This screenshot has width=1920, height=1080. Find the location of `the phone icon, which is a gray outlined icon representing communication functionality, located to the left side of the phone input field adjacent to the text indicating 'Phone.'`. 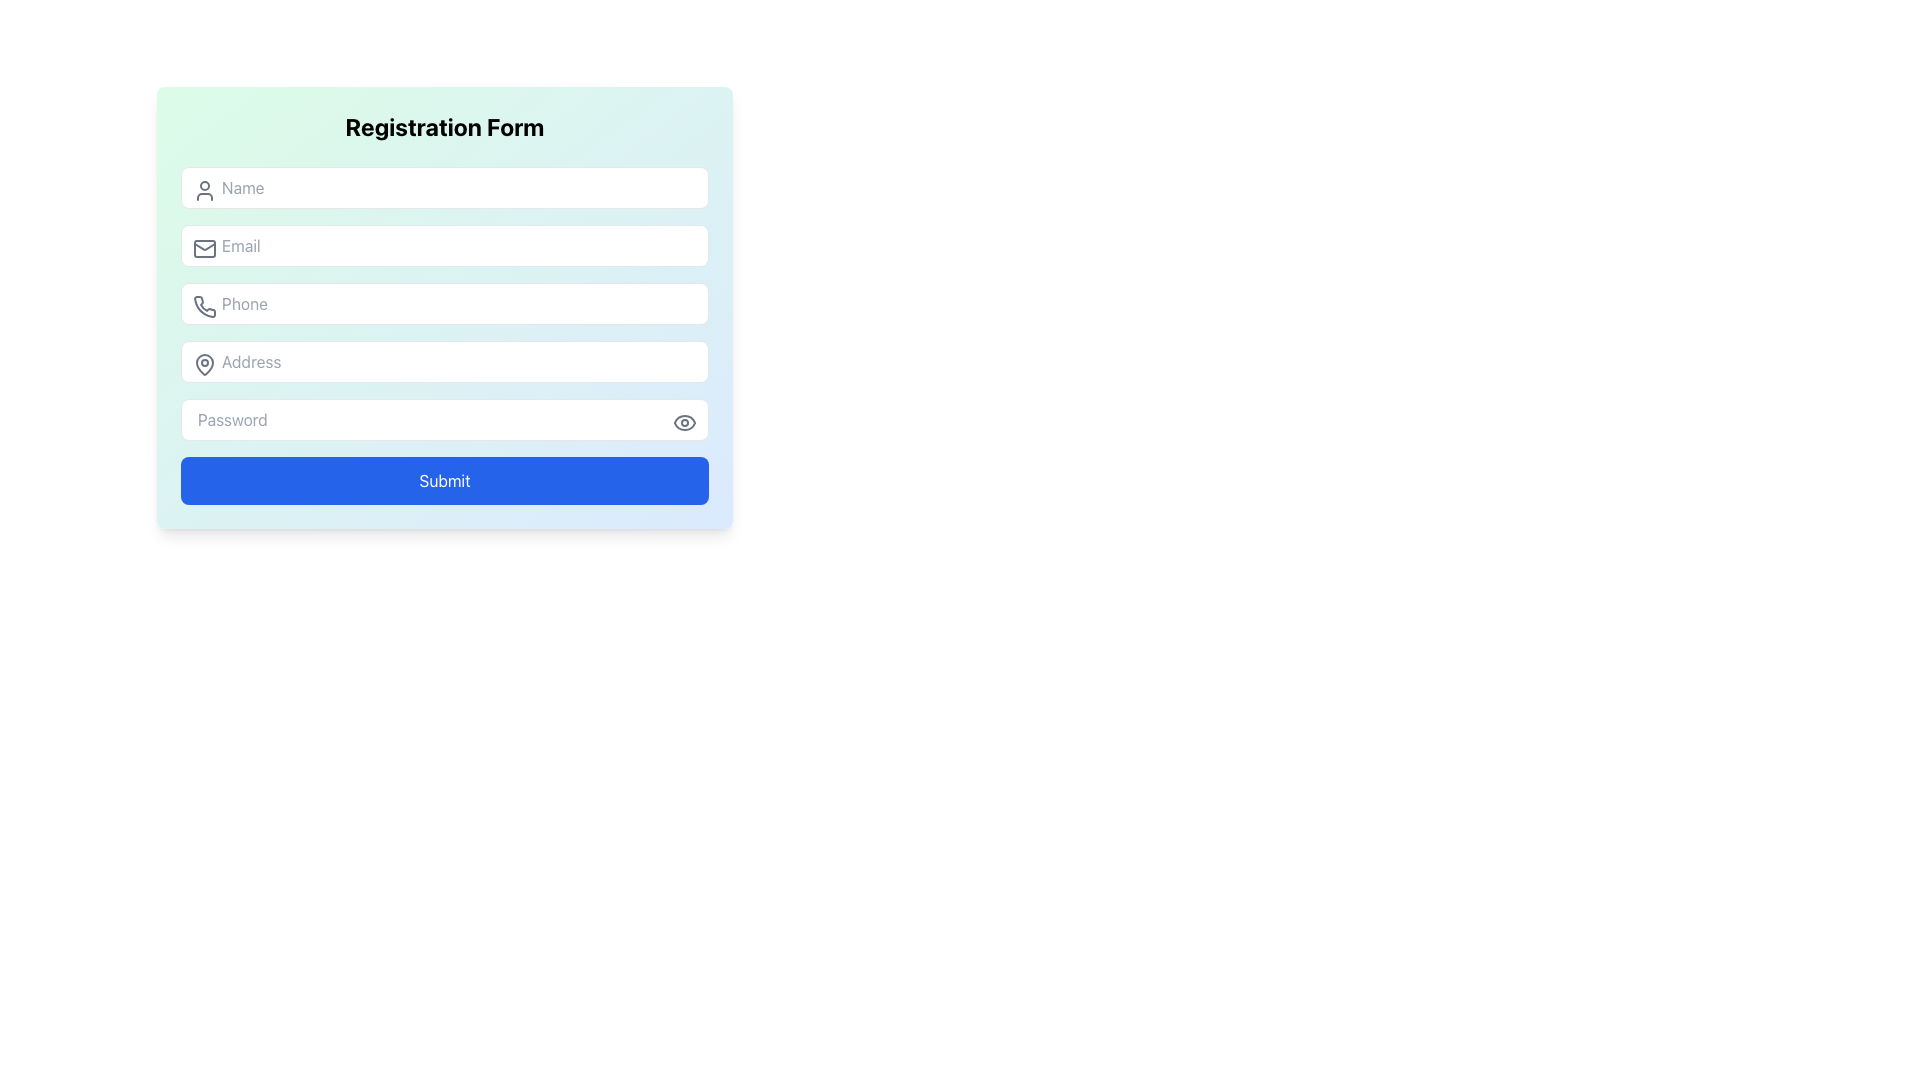

the phone icon, which is a gray outlined icon representing communication functionality, located to the left side of the phone input field adjacent to the text indicating 'Phone.' is located at coordinates (205, 306).